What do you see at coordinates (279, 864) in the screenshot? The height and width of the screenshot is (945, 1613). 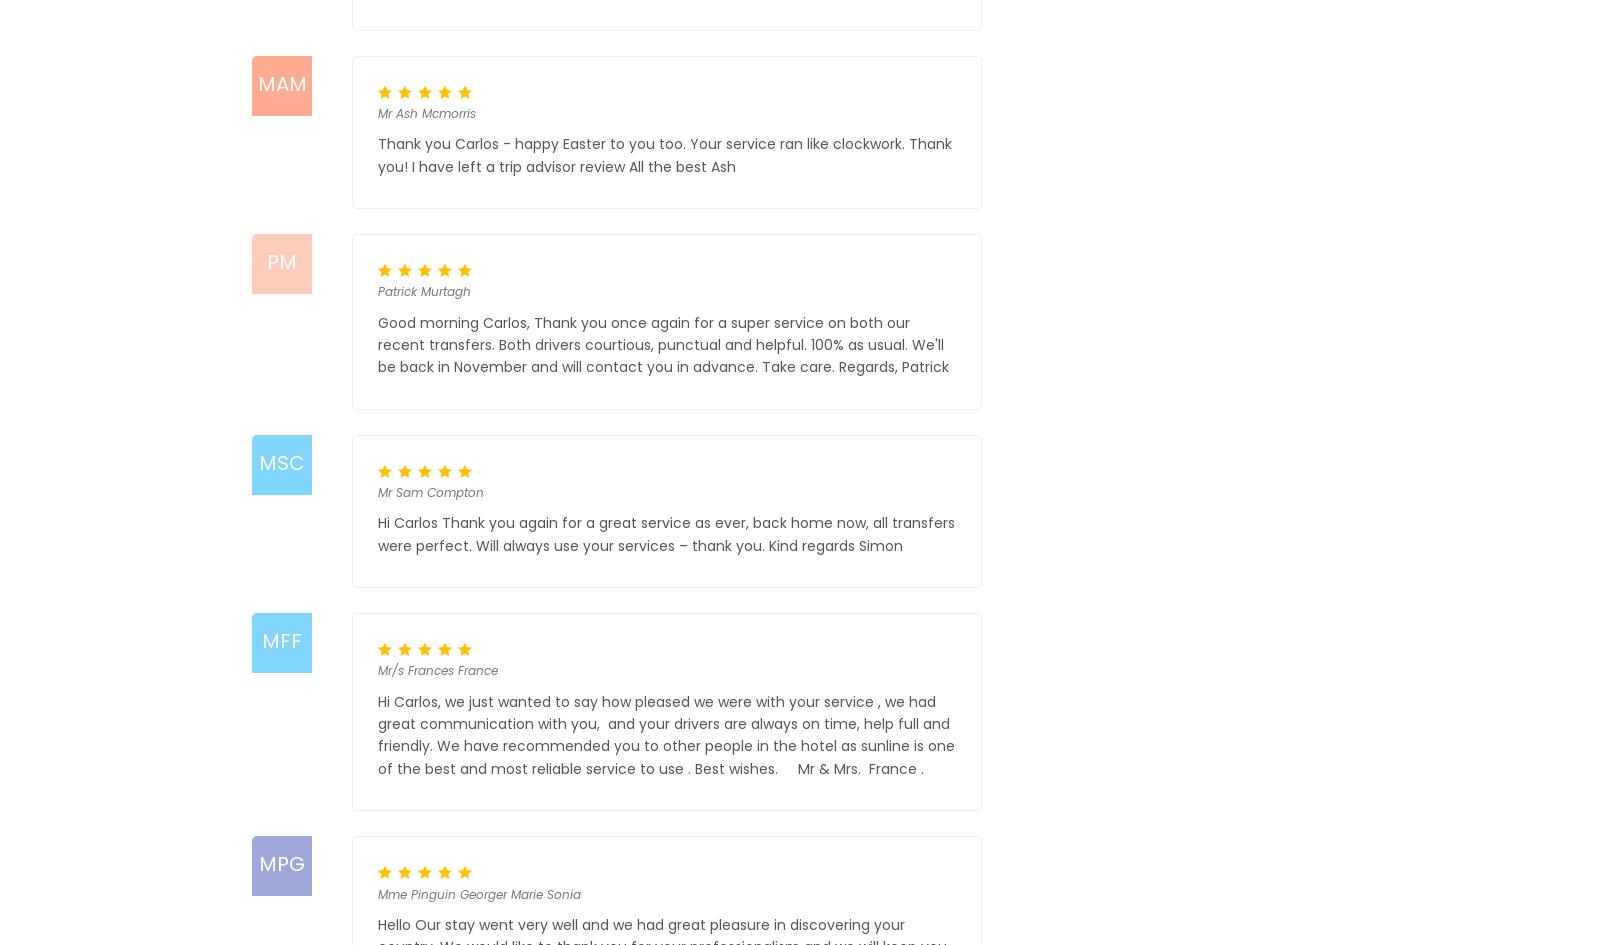 I see `'MPG'` at bounding box center [279, 864].